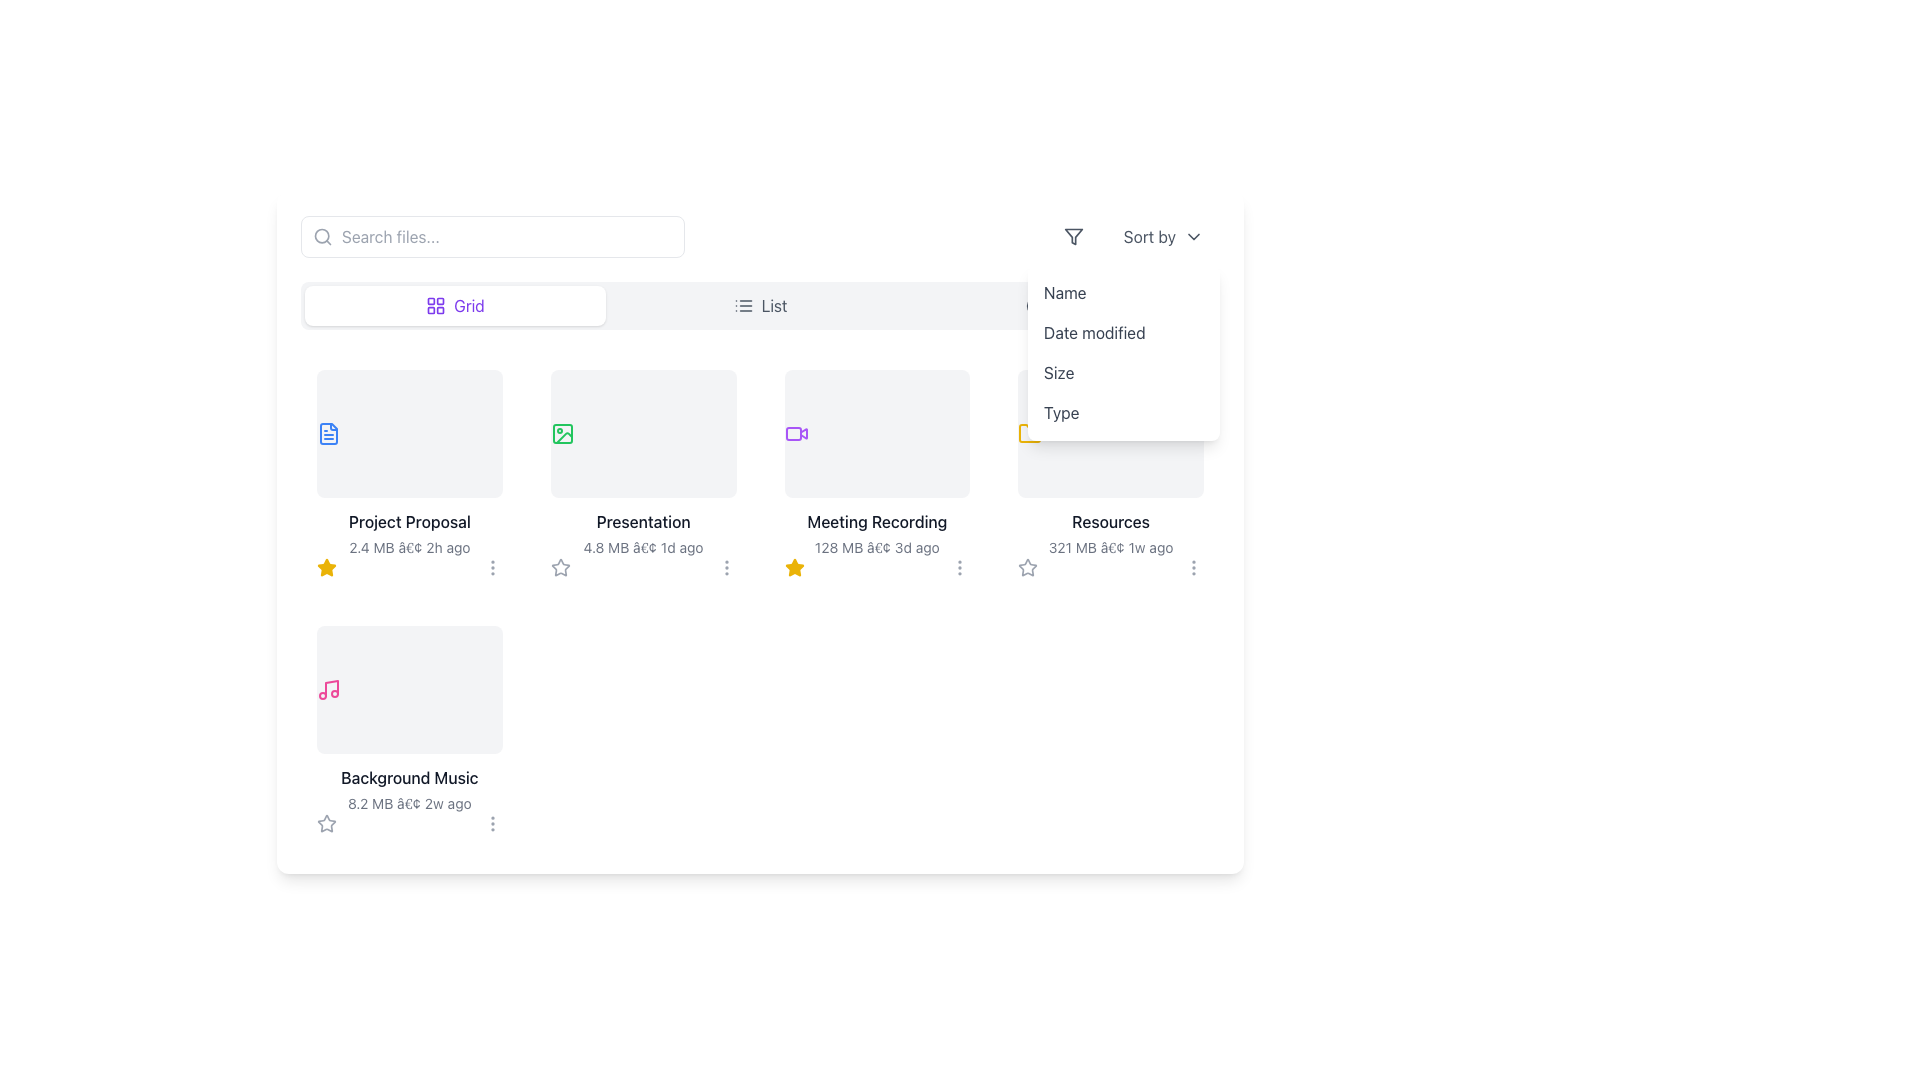 This screenshot has height=1080, width=1920. Describe the element at coordinates (454, 305) in the screenshot. I see `the toggle button for grid layout located at the top-center of the interface` at that location.